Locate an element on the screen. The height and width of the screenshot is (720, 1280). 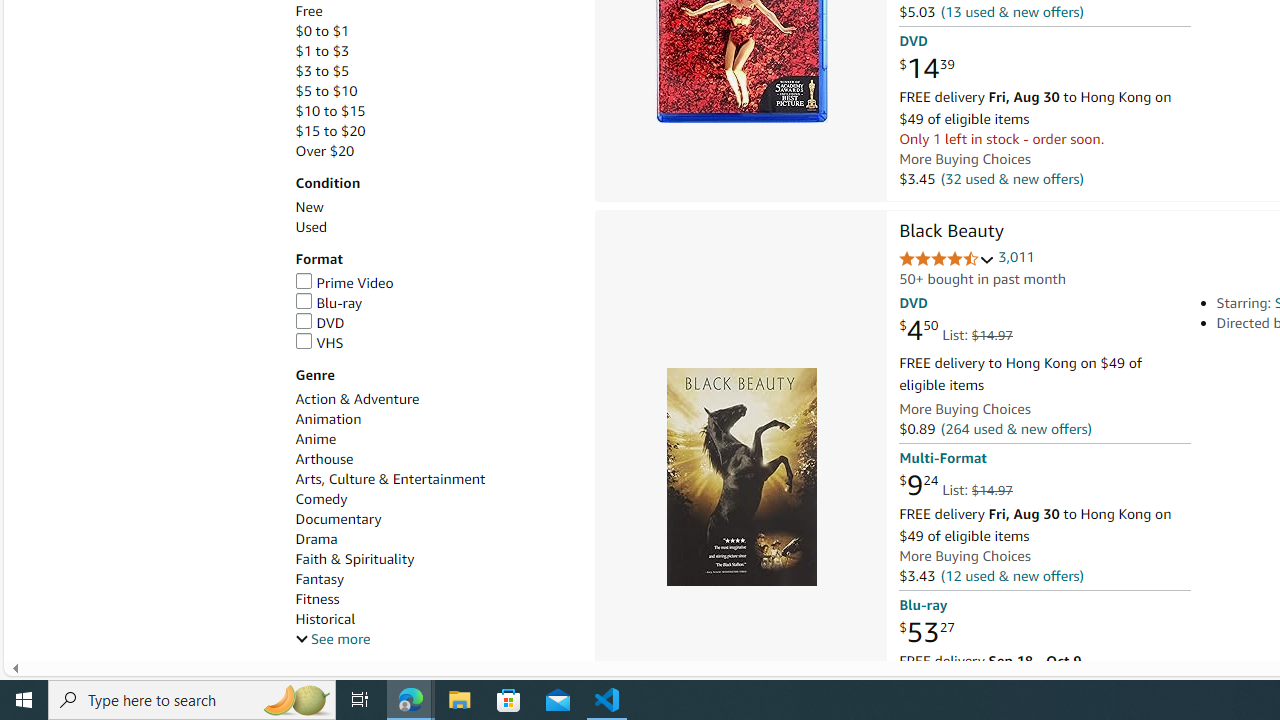
'Animation' is located at coordinates (328, 418).